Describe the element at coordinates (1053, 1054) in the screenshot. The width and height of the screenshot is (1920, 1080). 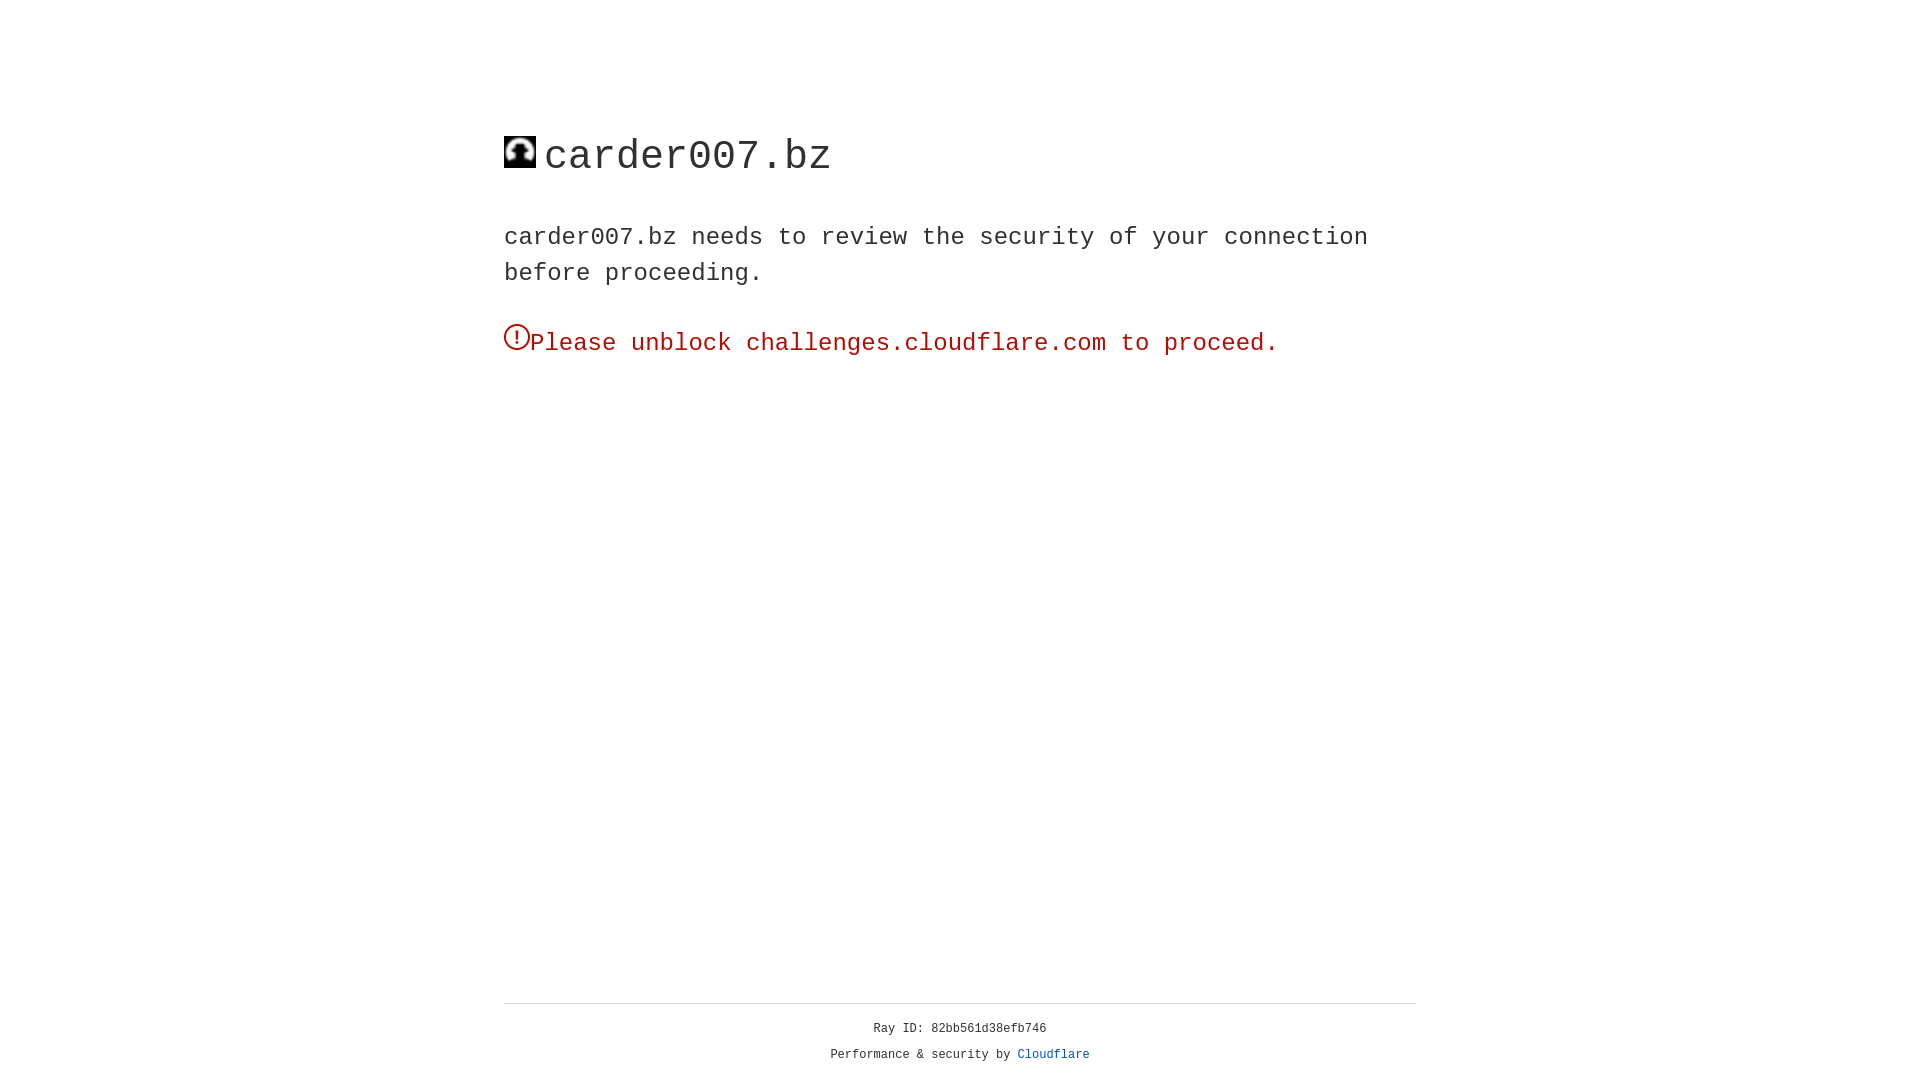
I see `'Cloudflare'` at that location.